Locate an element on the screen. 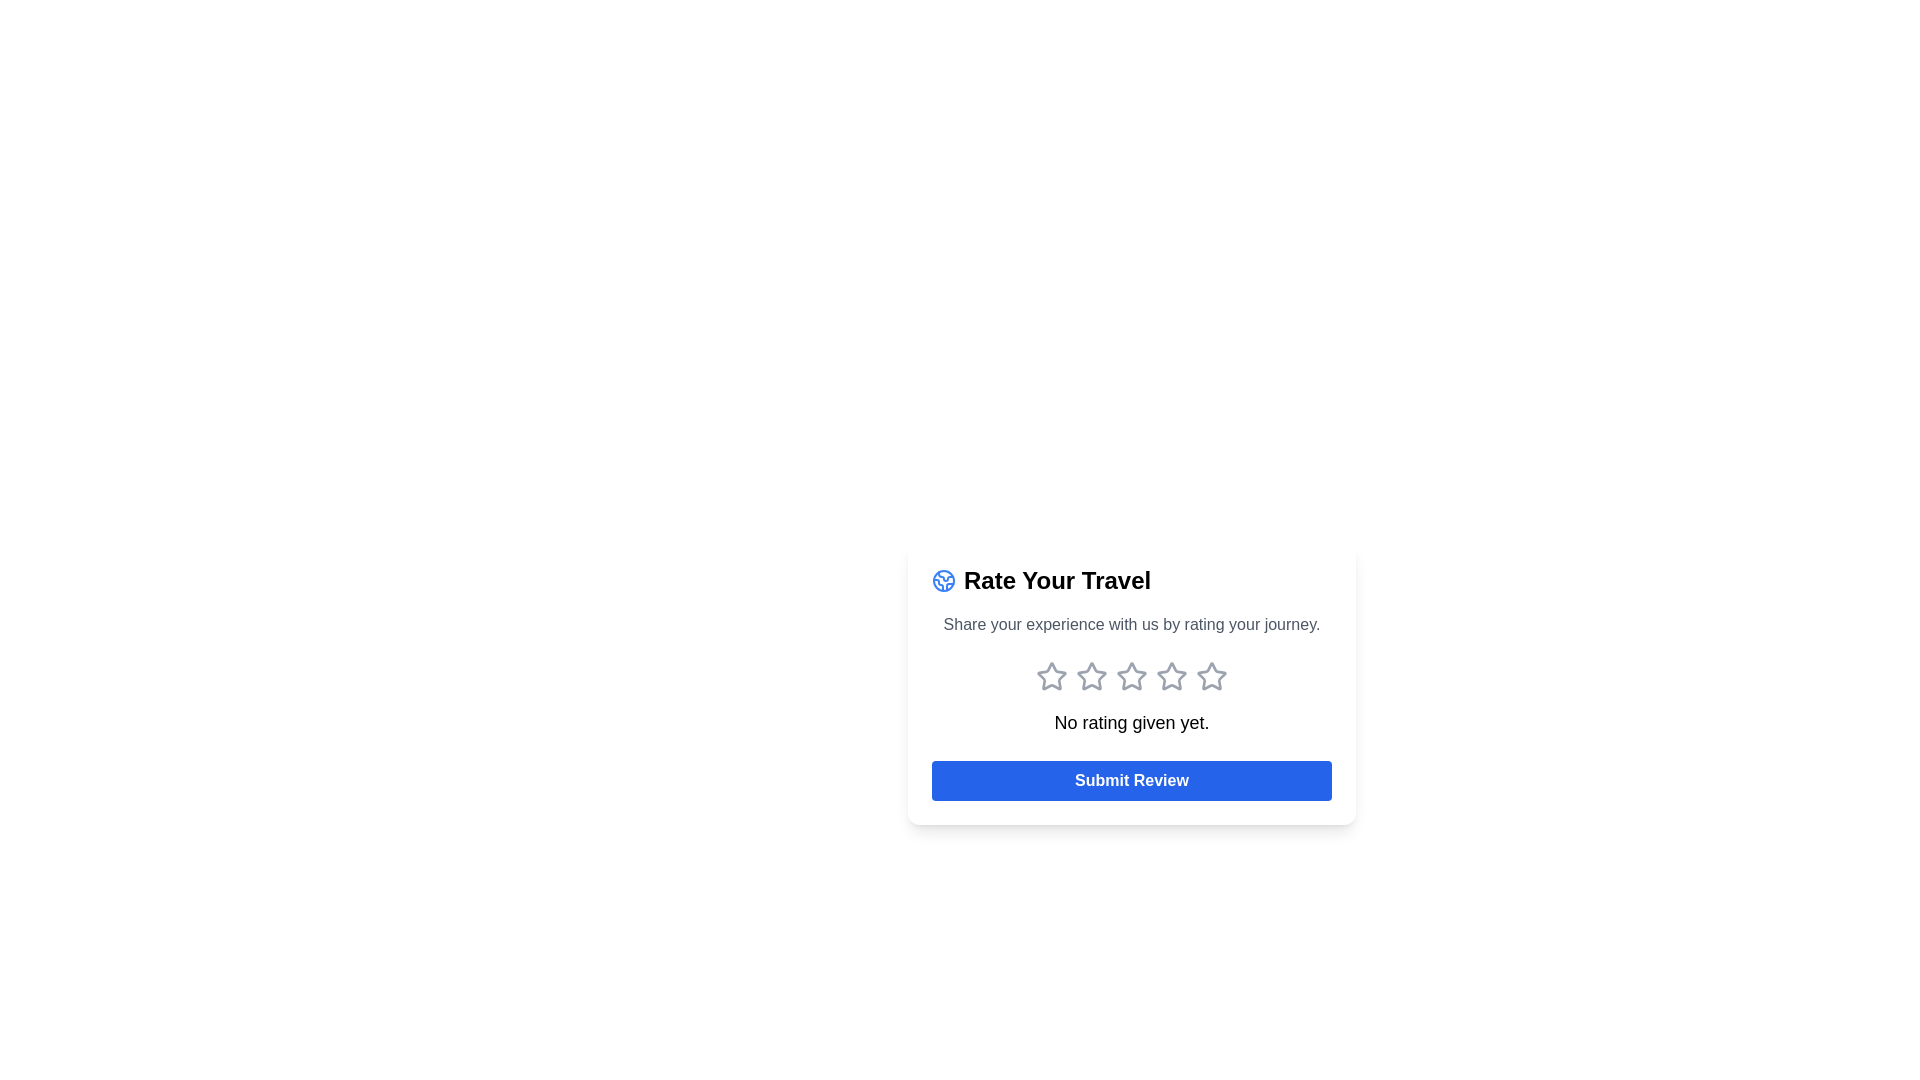 This screenshot has width=1920, height=1080. the second star from the left in the row of five stars to register a rating of two stars, located centrally below the text 'Share your experience with us by rating your journey.' is located at coordinates (1090, 676).